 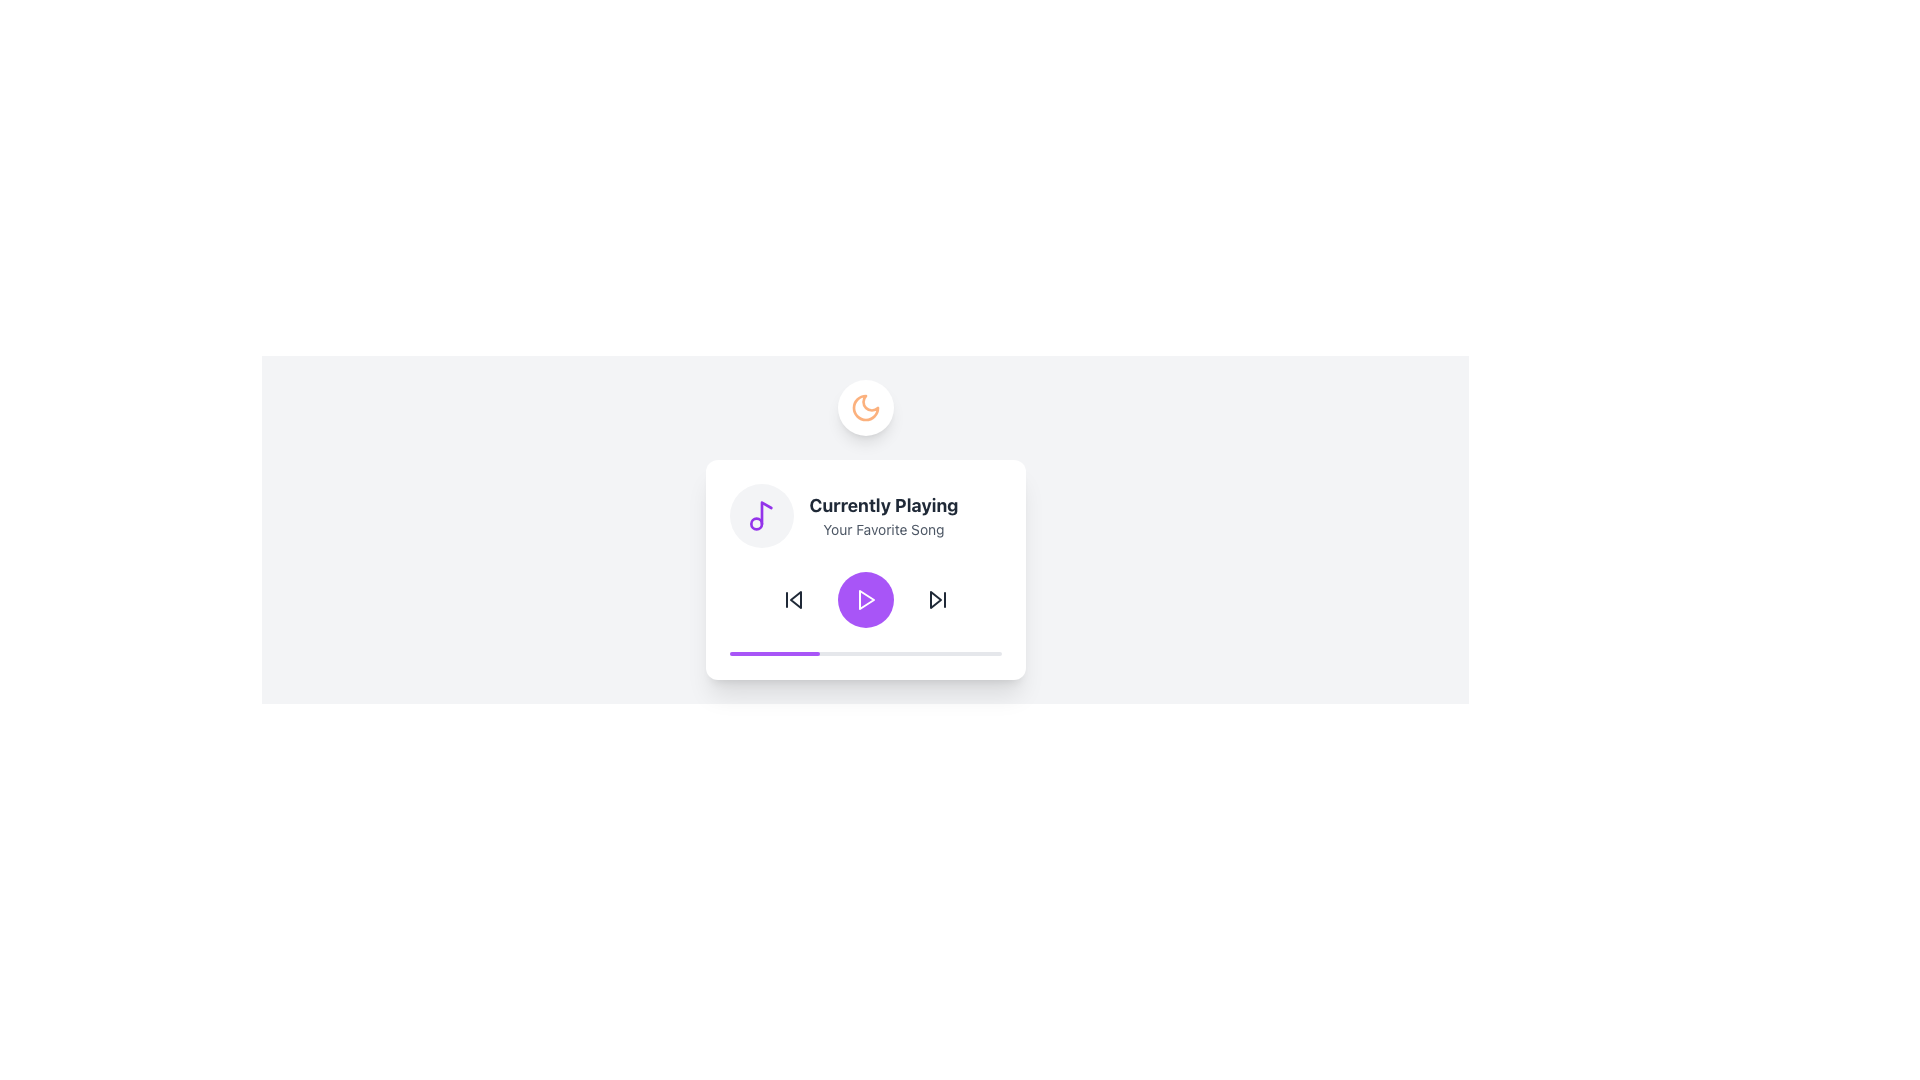 I want to click on the Circle graphic in the music icon SVG element, so click(x=755, y=523).